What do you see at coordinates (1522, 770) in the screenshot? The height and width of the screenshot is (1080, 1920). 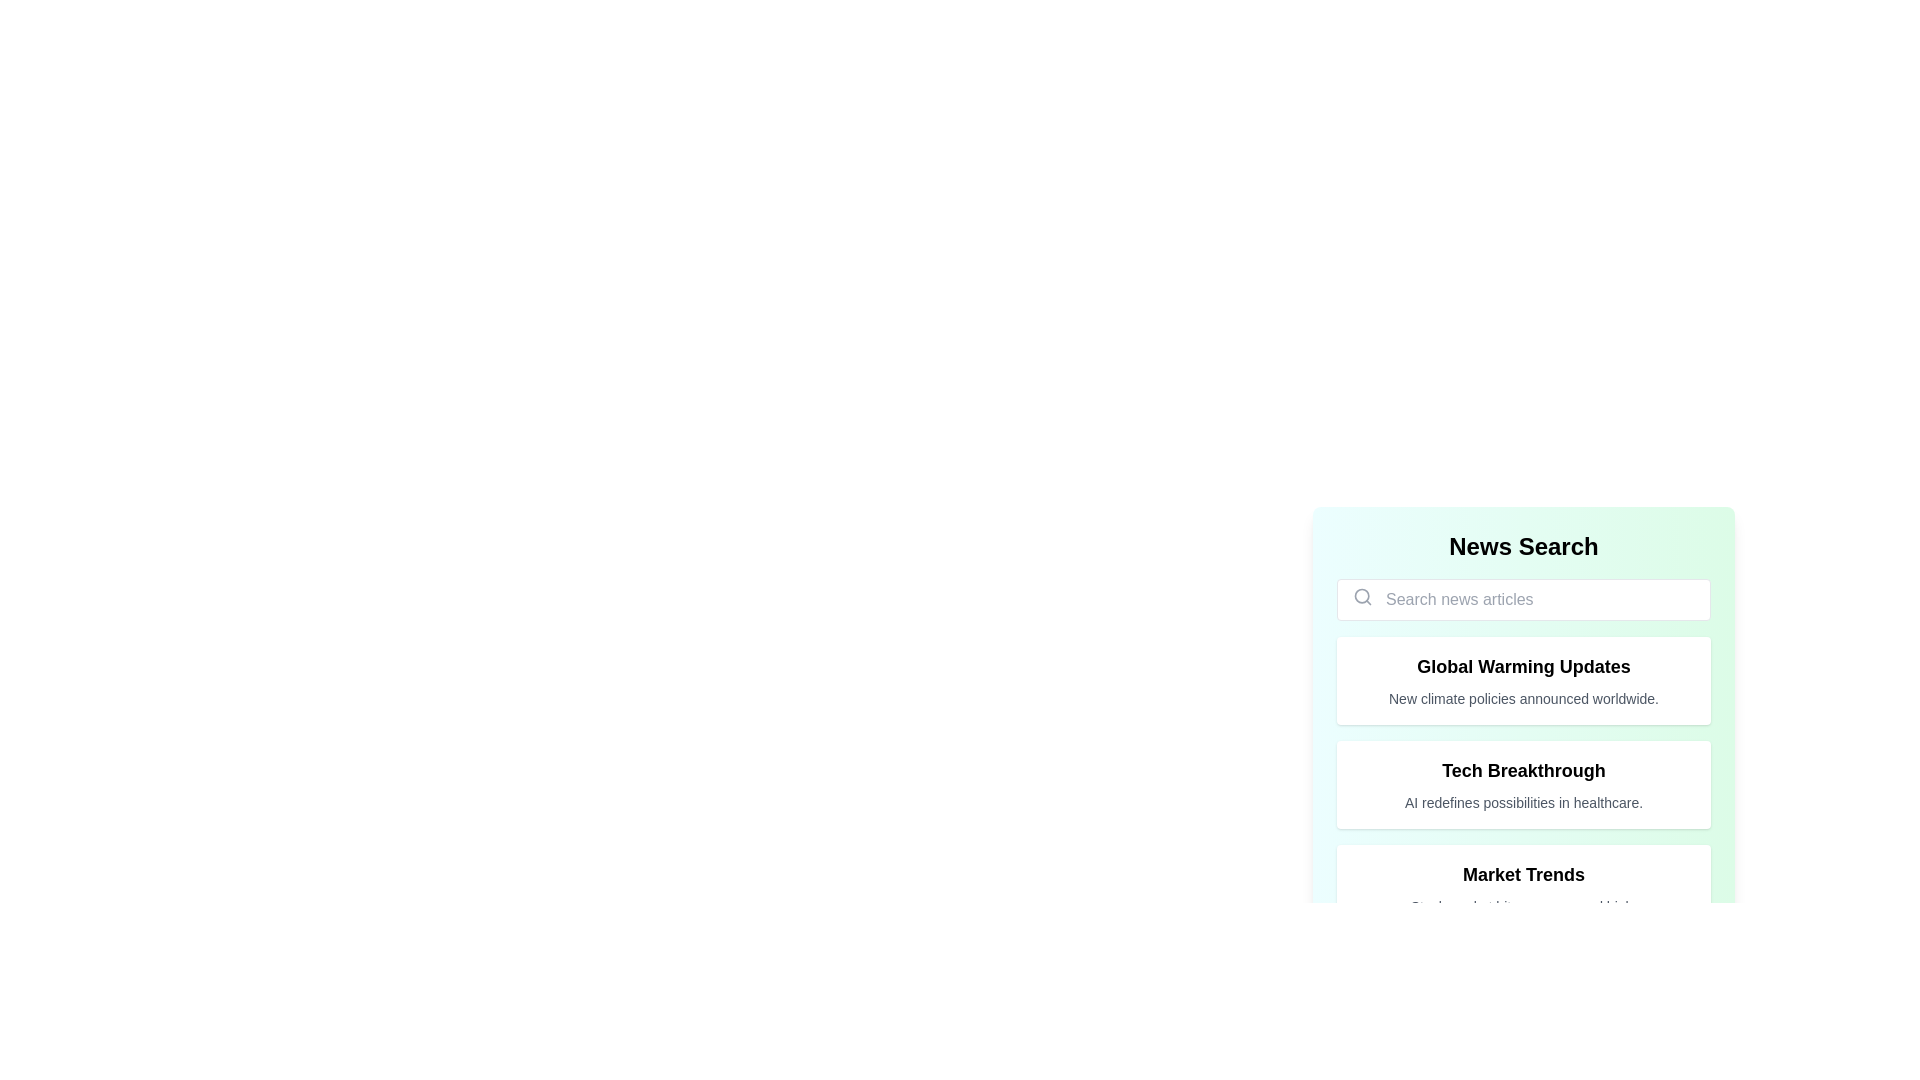 I see `text displaying the phrase 'Tech Breakthrough' which is prominently styled in bold, large characters within the highlighted section of the 'News Search' interface` at bounding box center [1522, 770].